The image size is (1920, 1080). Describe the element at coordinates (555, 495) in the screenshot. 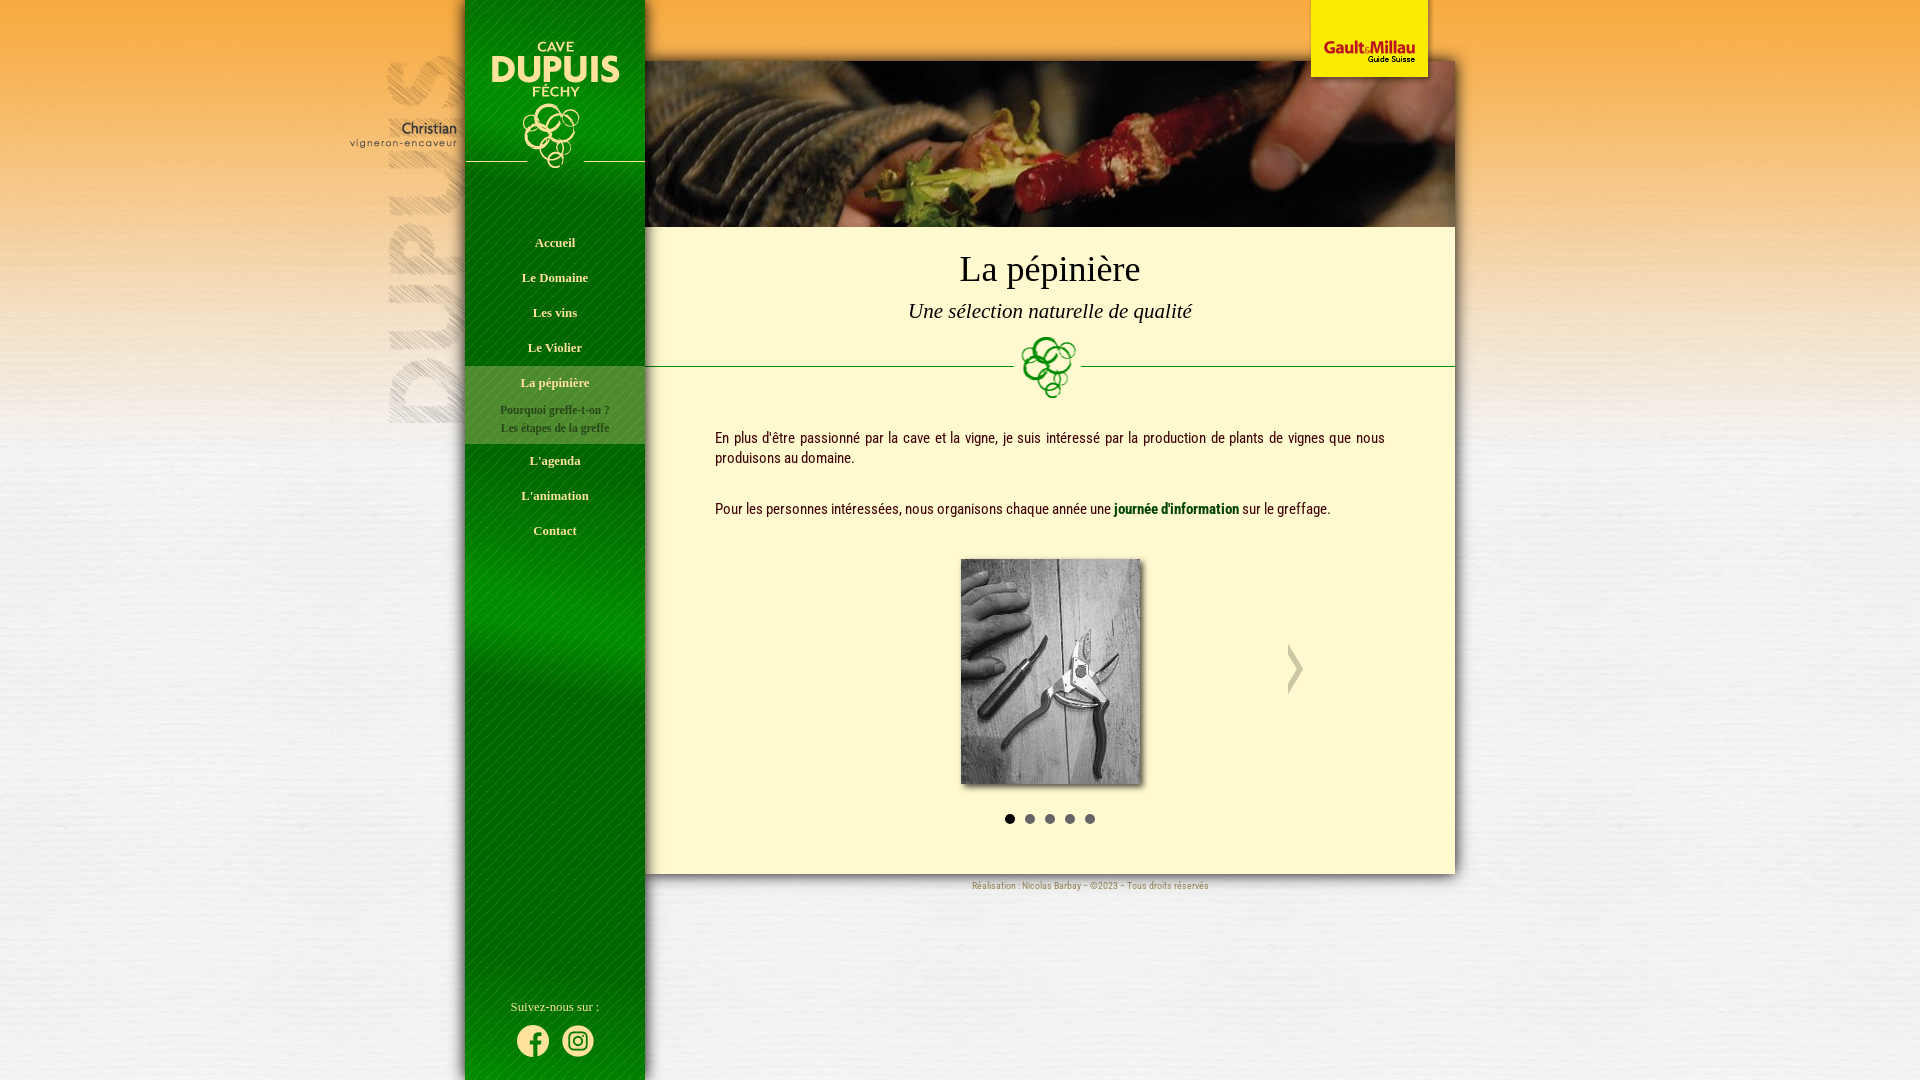

I see `'L'animation'` at that location.